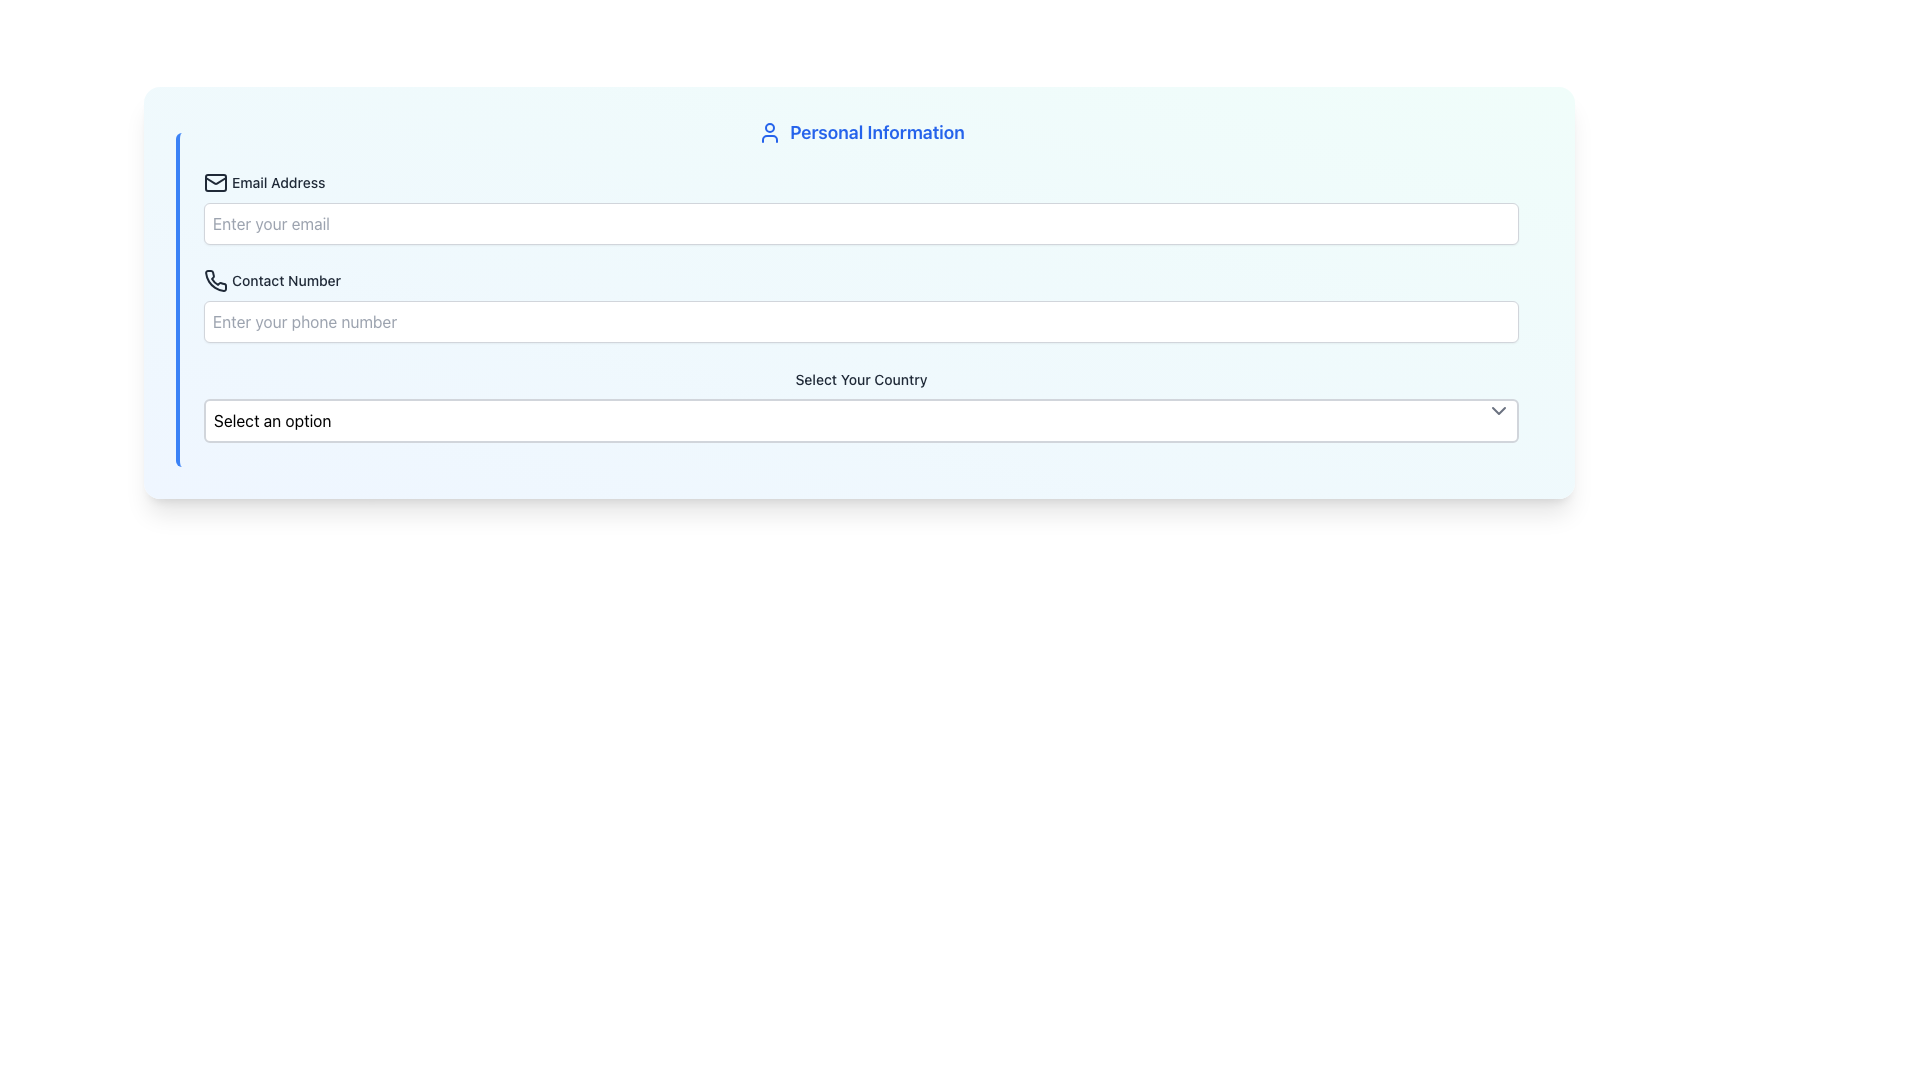  Describe the element at coordinates (861, 305) in the screenshot. I see `the input field labeled 'Contact Number'` at that location.